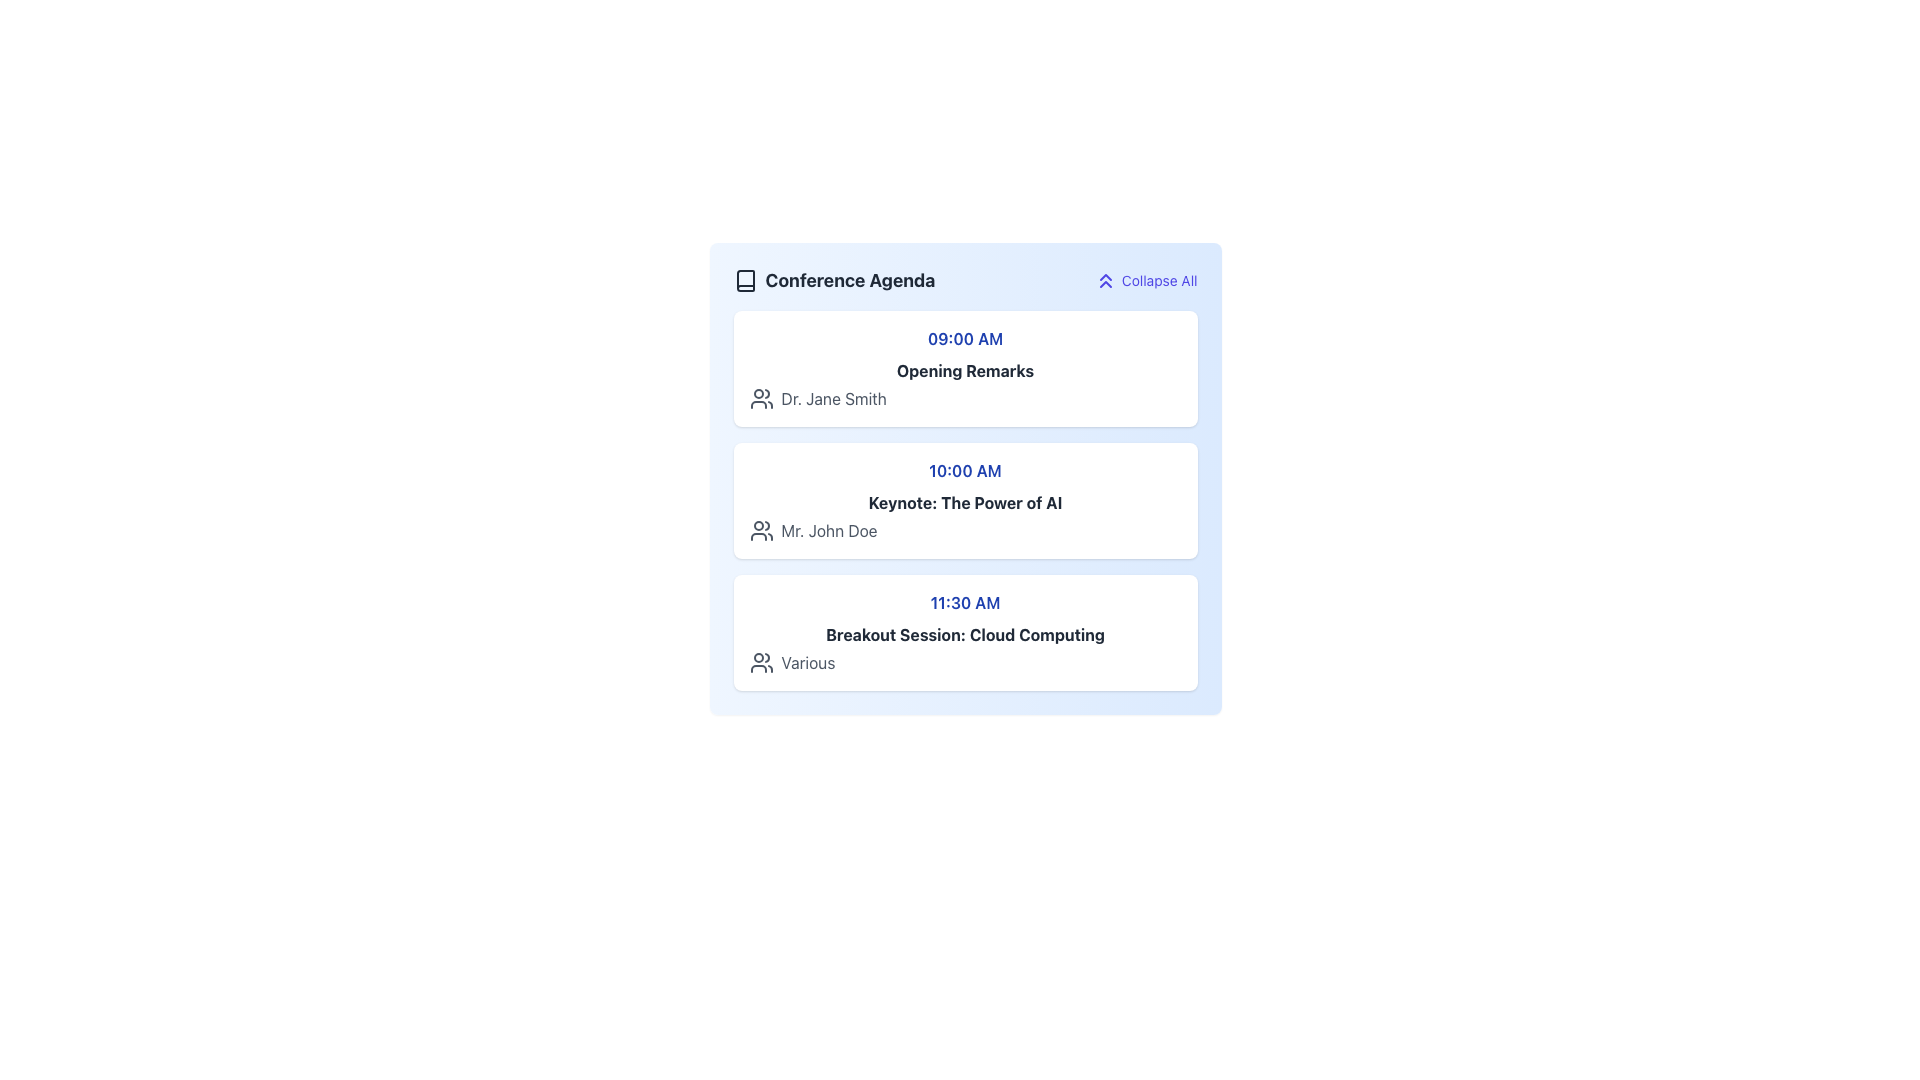 The width and height of the screenshot is (1920, 1080). What do you see at coordinates (760, 398) in the screenshot?
I see `the user icon preceding the text 'Dr. Jane Smith' in the conference agenda for the 'Opening Remarks' at 09:00 AM` at bounding box center [760, 398].